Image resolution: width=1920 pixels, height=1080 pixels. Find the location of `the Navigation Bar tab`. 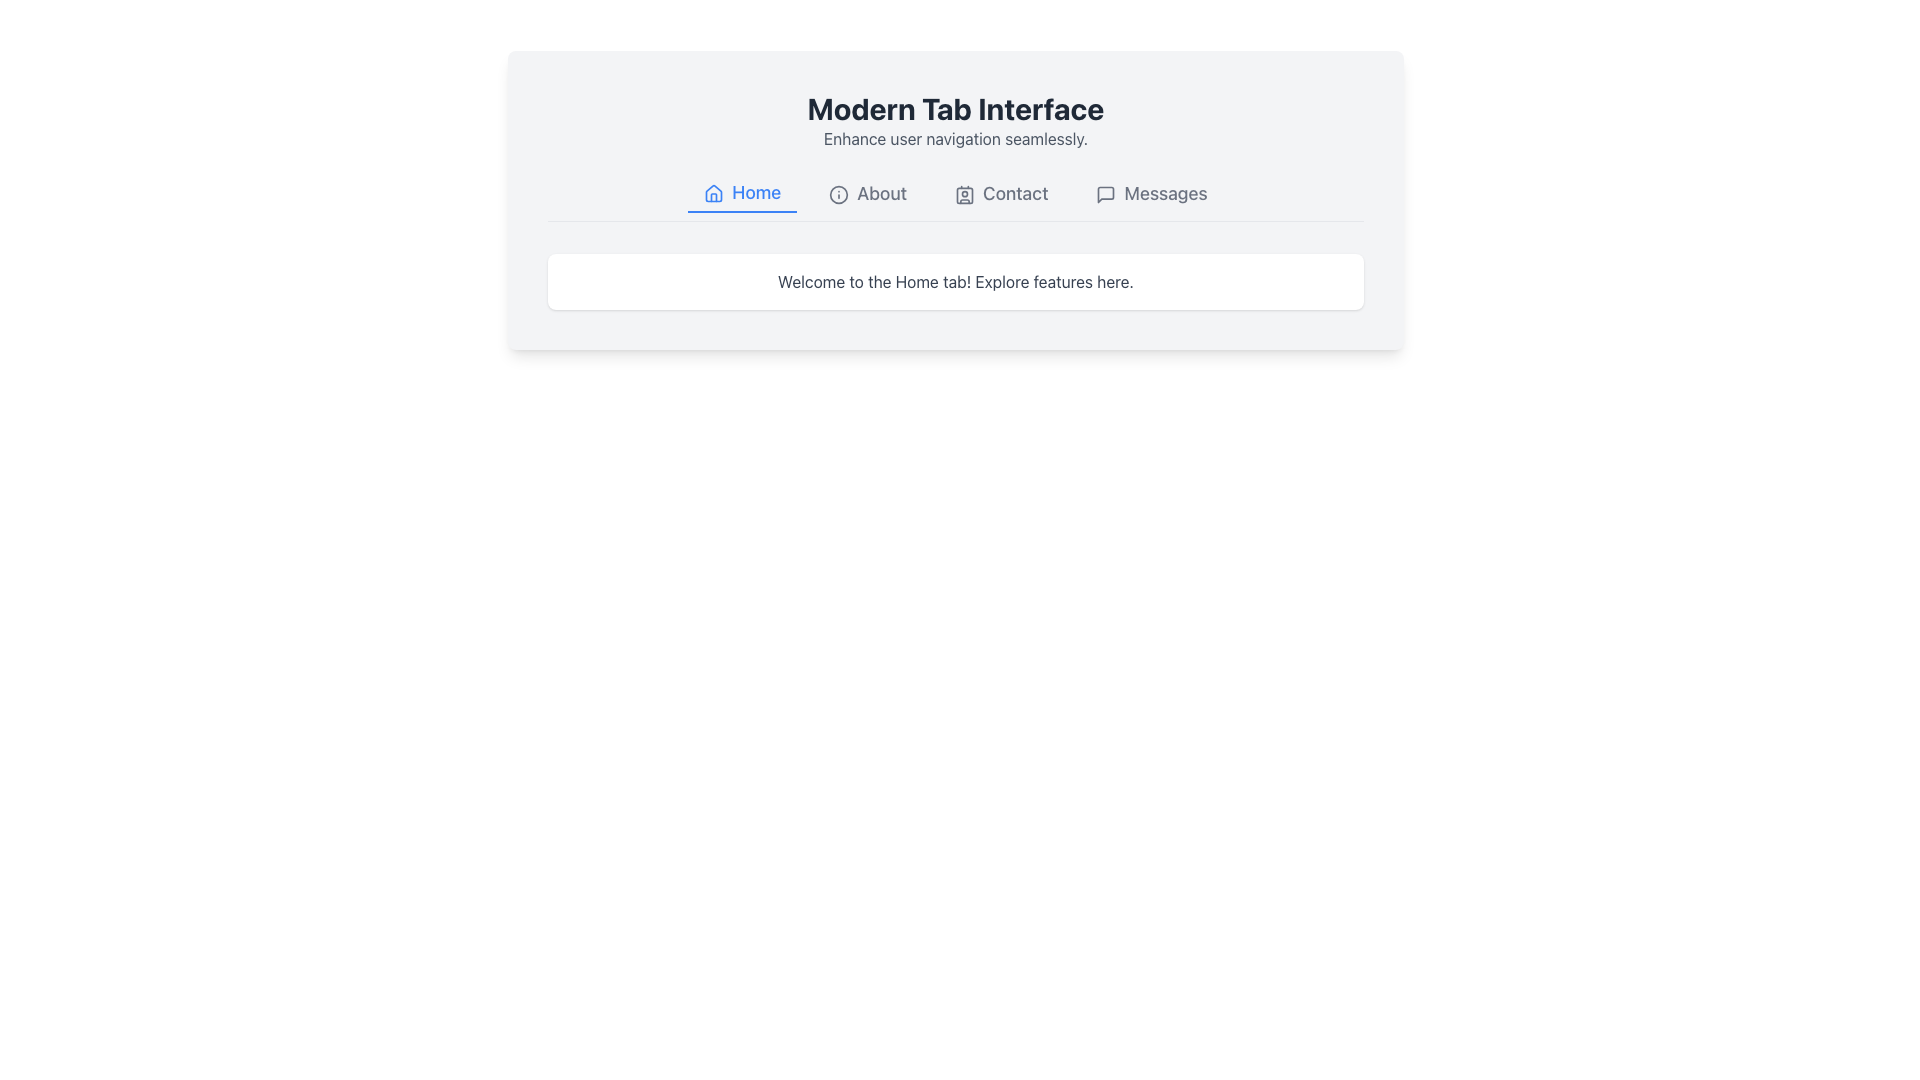

the Navigation Bar tab is located at coordinates (954, 198).